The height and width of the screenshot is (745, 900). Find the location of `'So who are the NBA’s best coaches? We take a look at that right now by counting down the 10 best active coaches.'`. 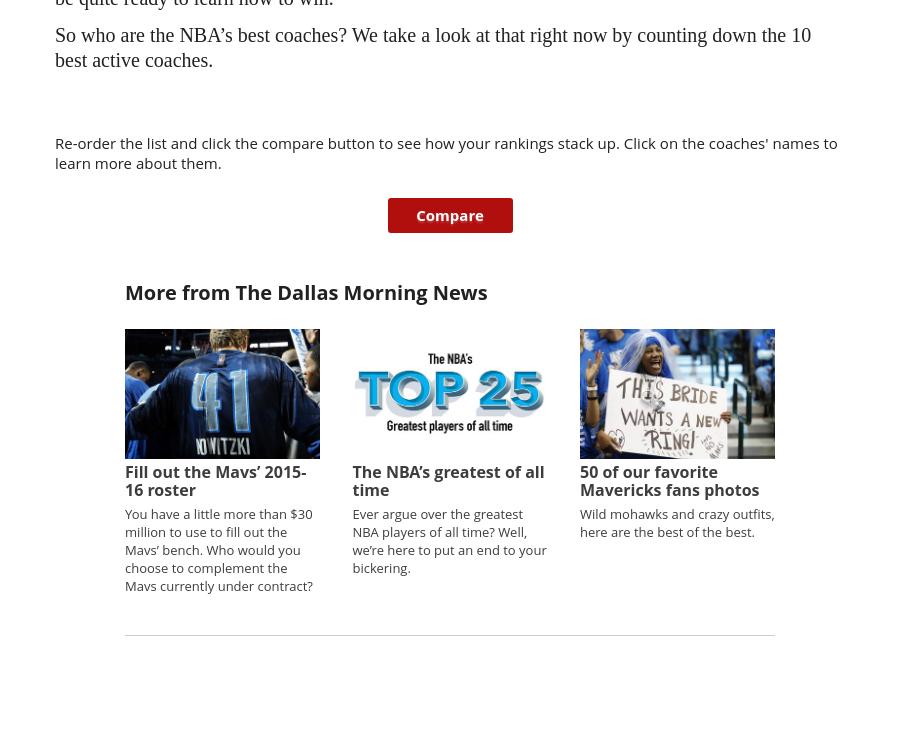

'So who are the NBA’s best coaches? We take a look at that right now by counting down the 10 best active coaches.' is located at coordinates (432, 46).